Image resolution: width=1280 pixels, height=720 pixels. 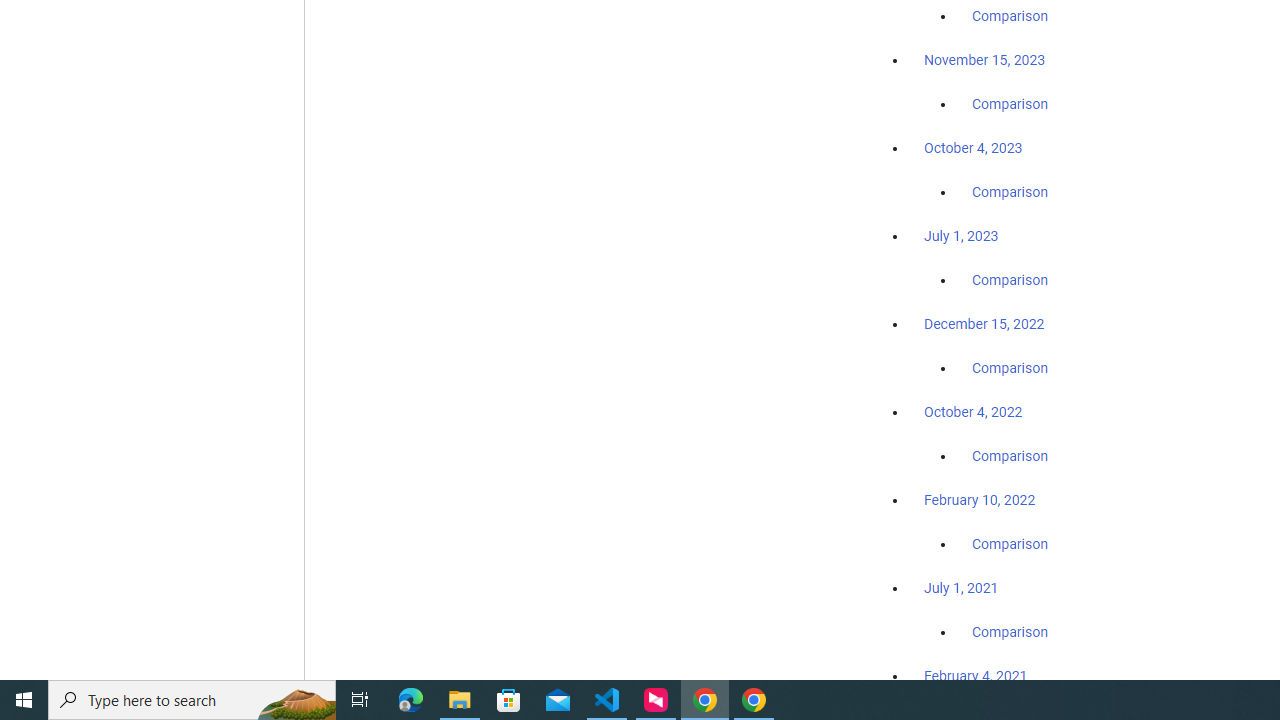 What do you see at coordinates (961, 586) in the screenshot?
I see `'July 1, 2021'` at bounding box center [961, 586].